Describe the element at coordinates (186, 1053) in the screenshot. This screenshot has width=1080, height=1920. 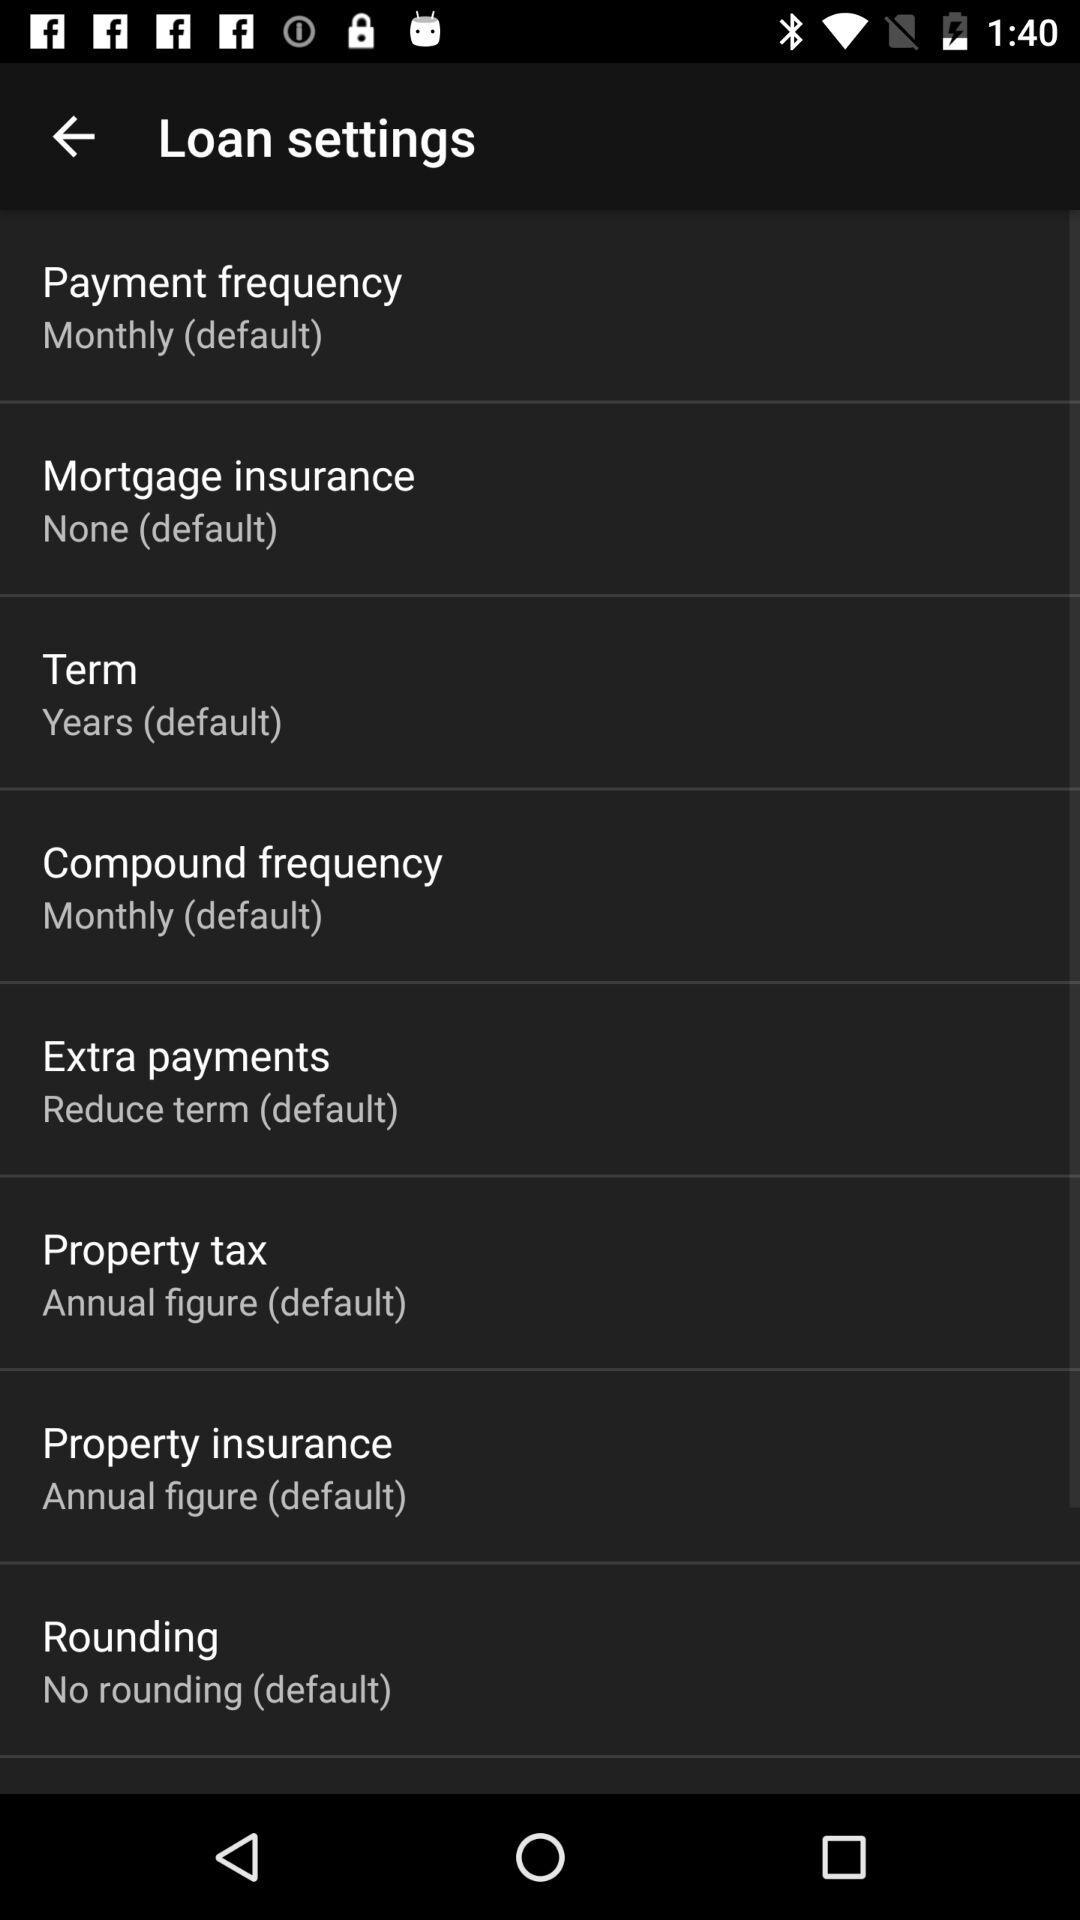
I see `the extra payments icon` at that location.